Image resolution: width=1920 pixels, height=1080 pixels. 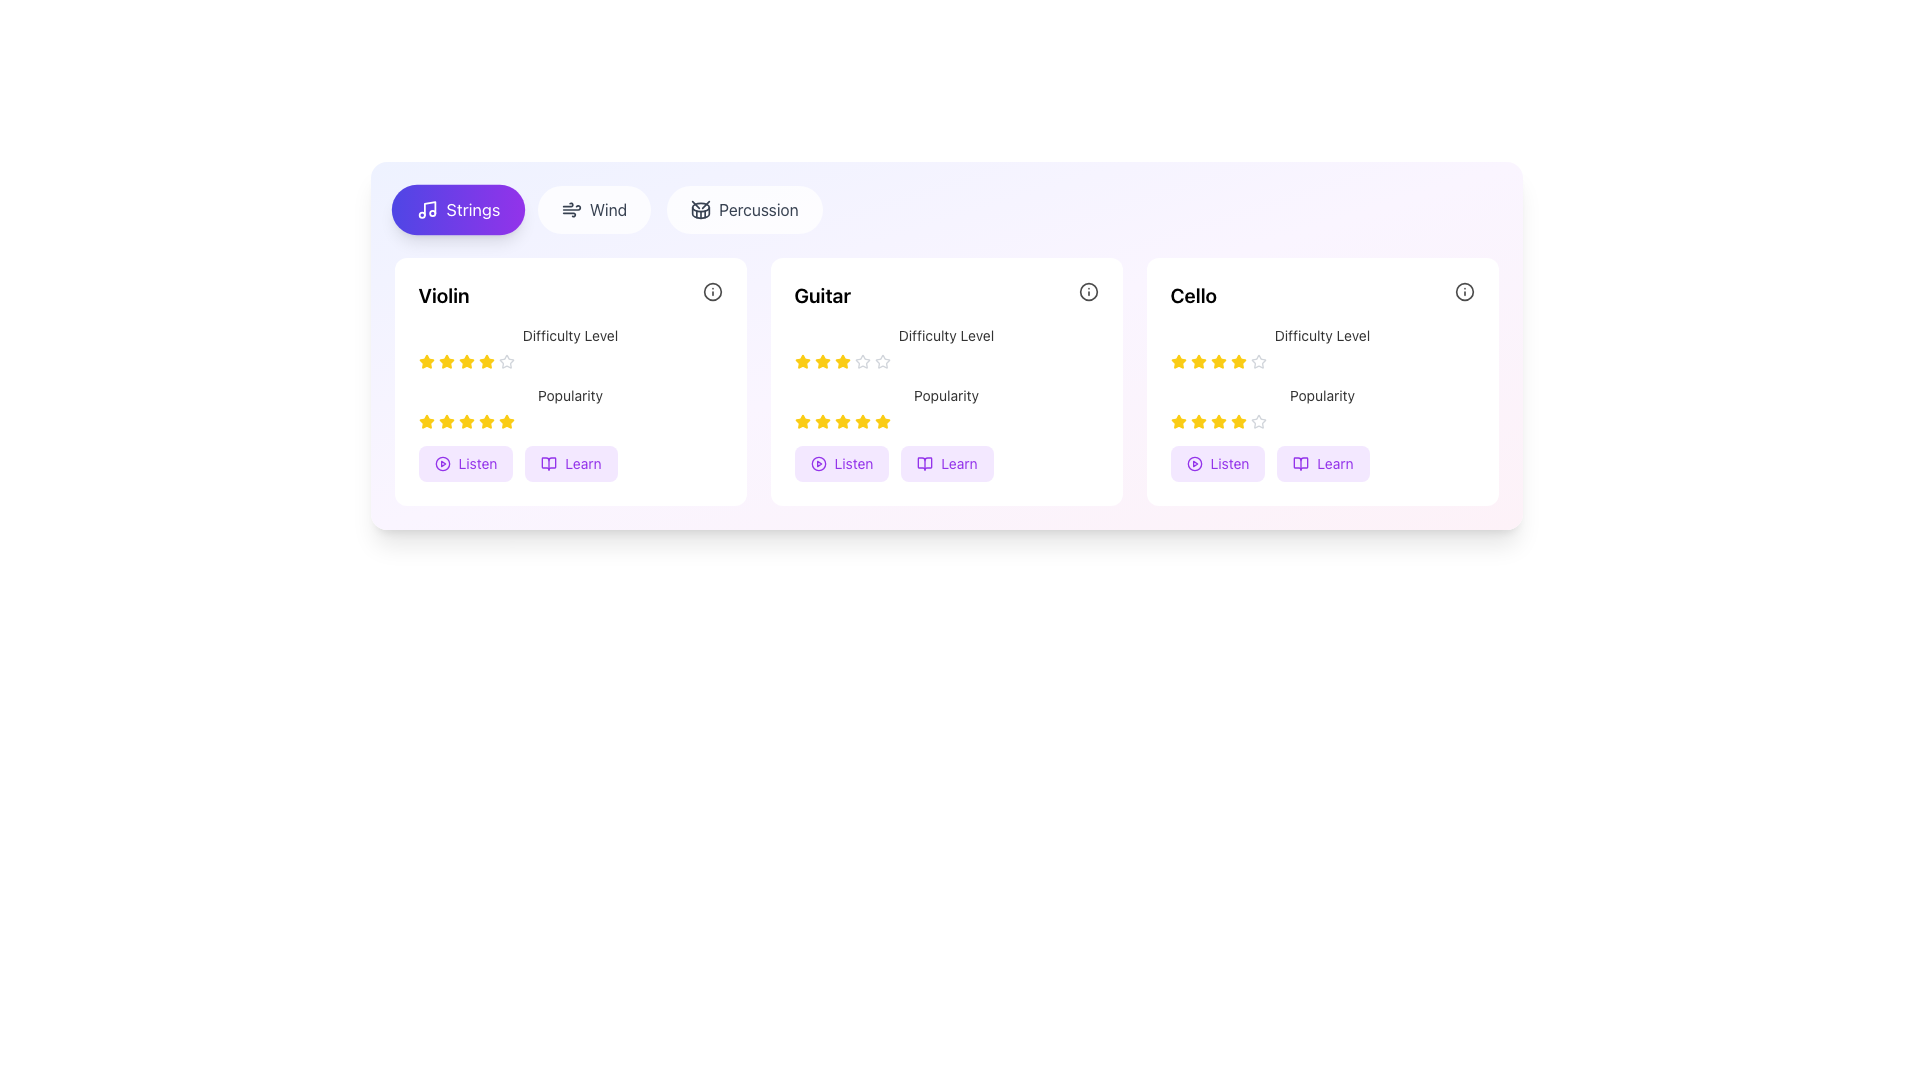 What do you see at coordinates (881, 420) in the screenshot?
I see `the second yellow star icon in the popularity rating section of the Guitar card, which represents a star rating` at bounding box center [881, 420].